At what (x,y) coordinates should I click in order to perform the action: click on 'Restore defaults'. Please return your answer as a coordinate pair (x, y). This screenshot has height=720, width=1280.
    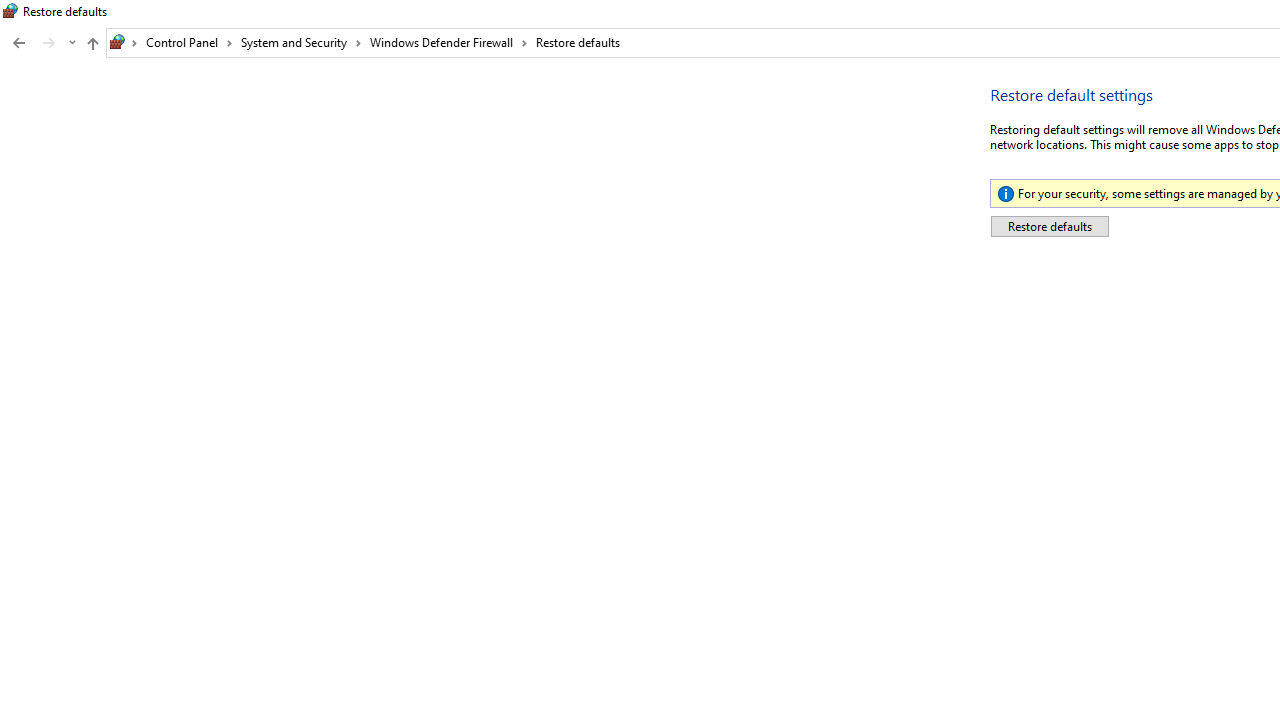
    Looking at the image, I should click on (1048, 225).